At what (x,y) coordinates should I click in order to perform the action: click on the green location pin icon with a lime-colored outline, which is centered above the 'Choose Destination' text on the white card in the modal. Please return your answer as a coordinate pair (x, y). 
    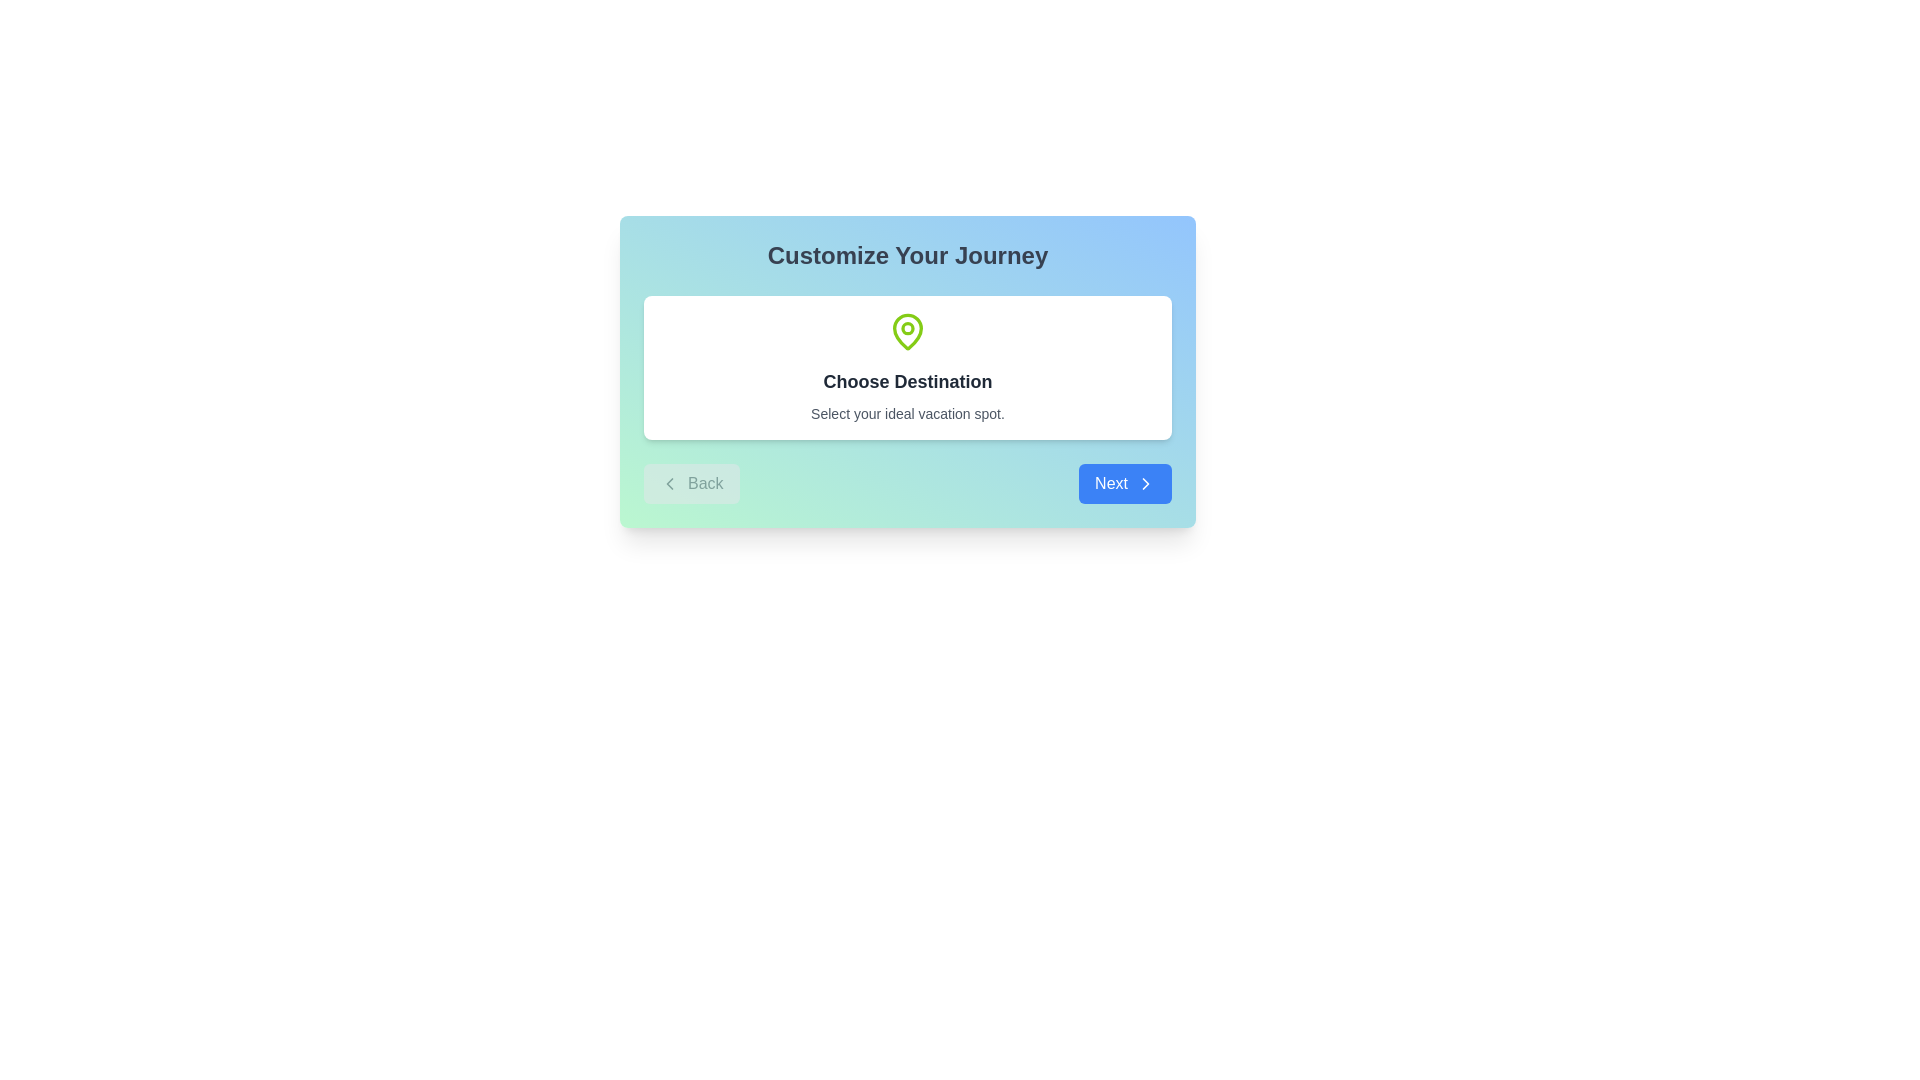
    Looking at the image, I should click on (906, 330).